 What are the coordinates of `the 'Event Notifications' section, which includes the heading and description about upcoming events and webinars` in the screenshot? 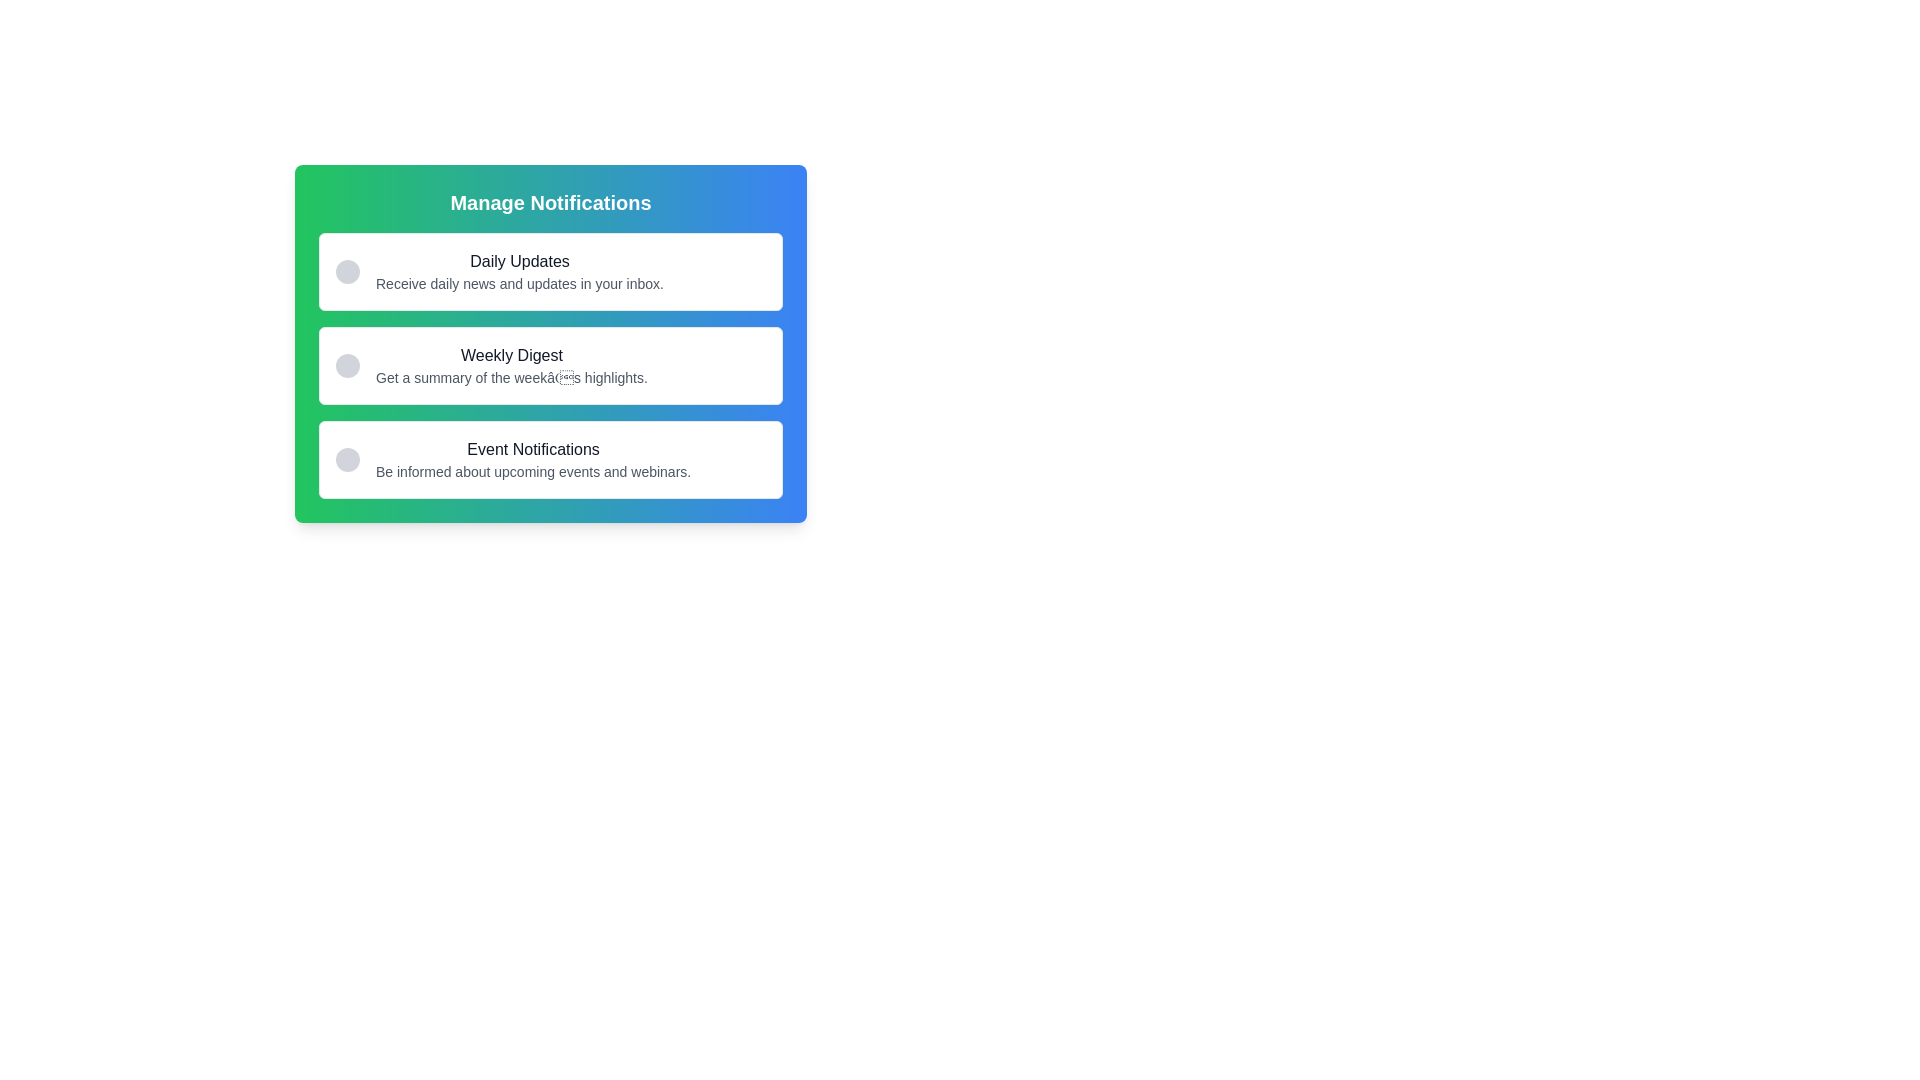 It's located at (533, 459).